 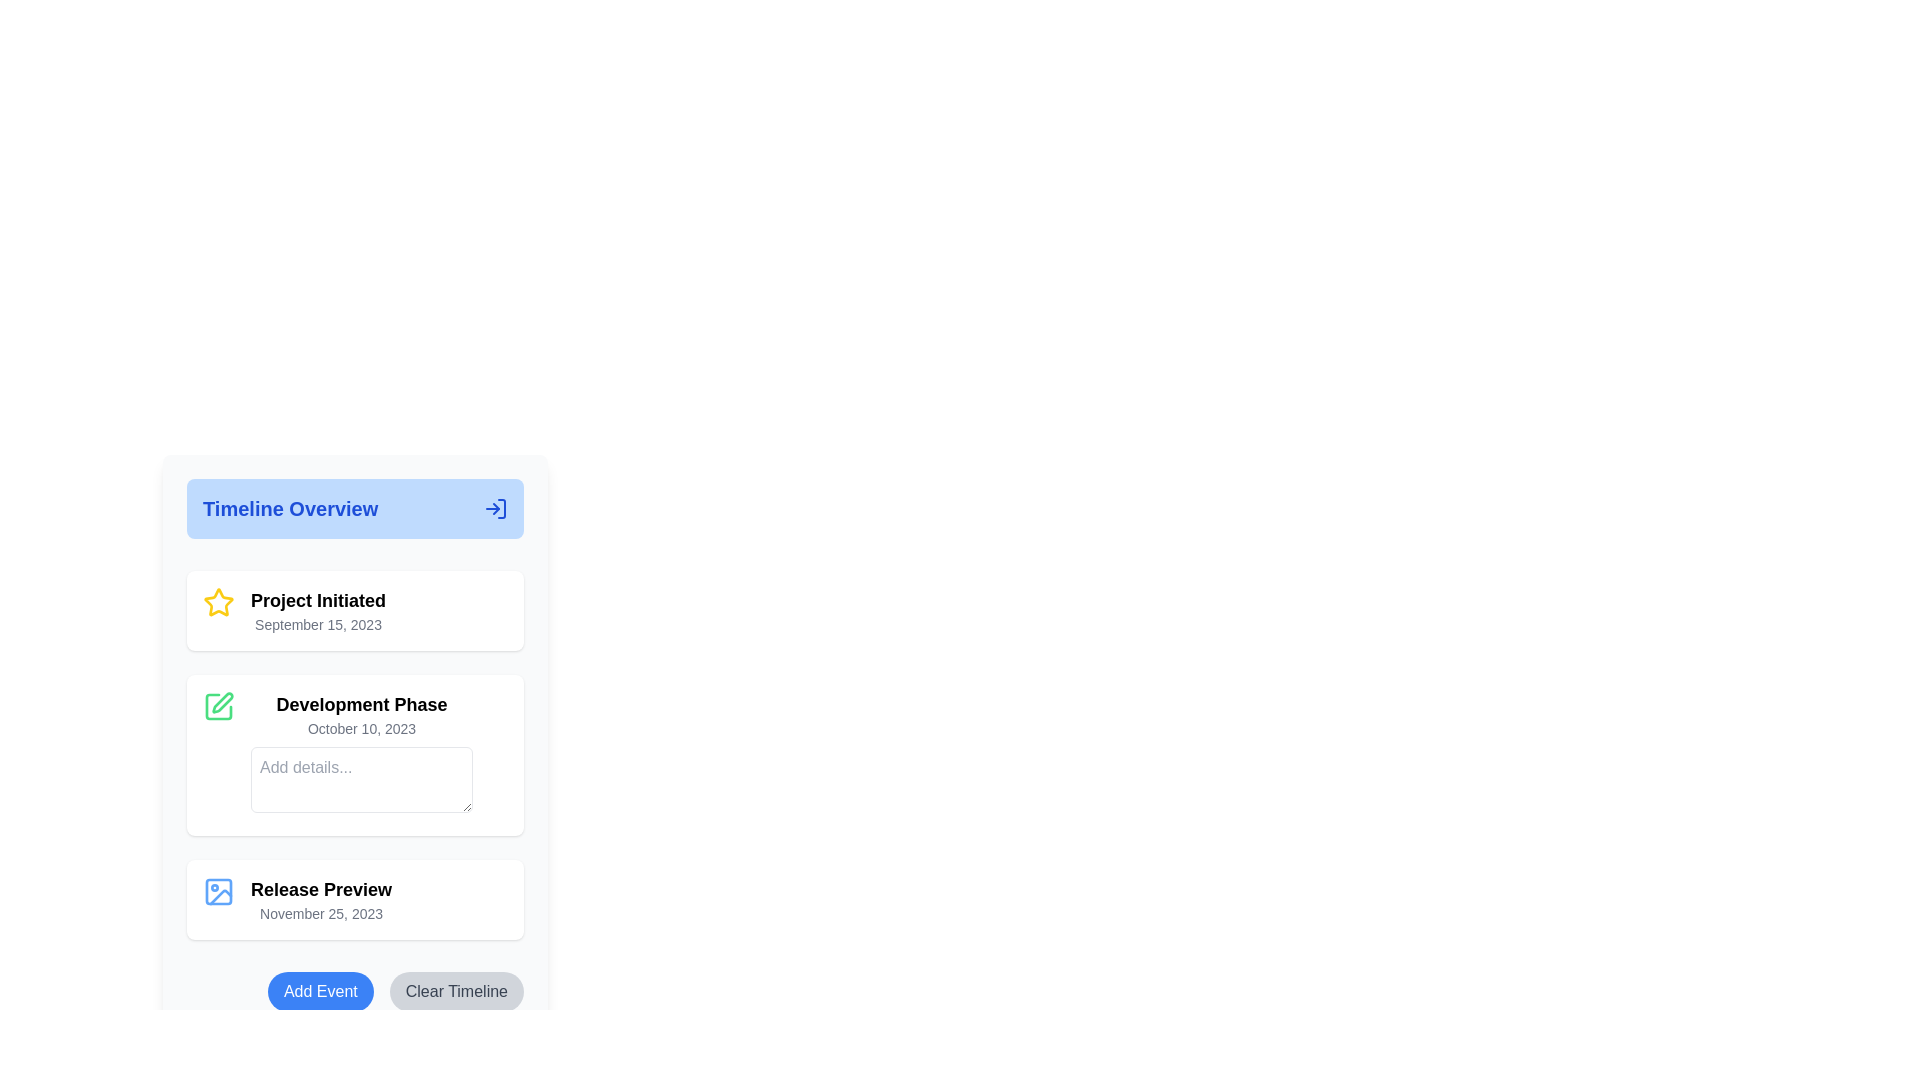 What do you see at coordinates (219, 890) in the screenshot?
I see `the image icon representing the 'Release Preview' section located at the top-left corner of the 'Release Preview' entry in the 'Timeline Overview' section` at bounding box center [219, 890].